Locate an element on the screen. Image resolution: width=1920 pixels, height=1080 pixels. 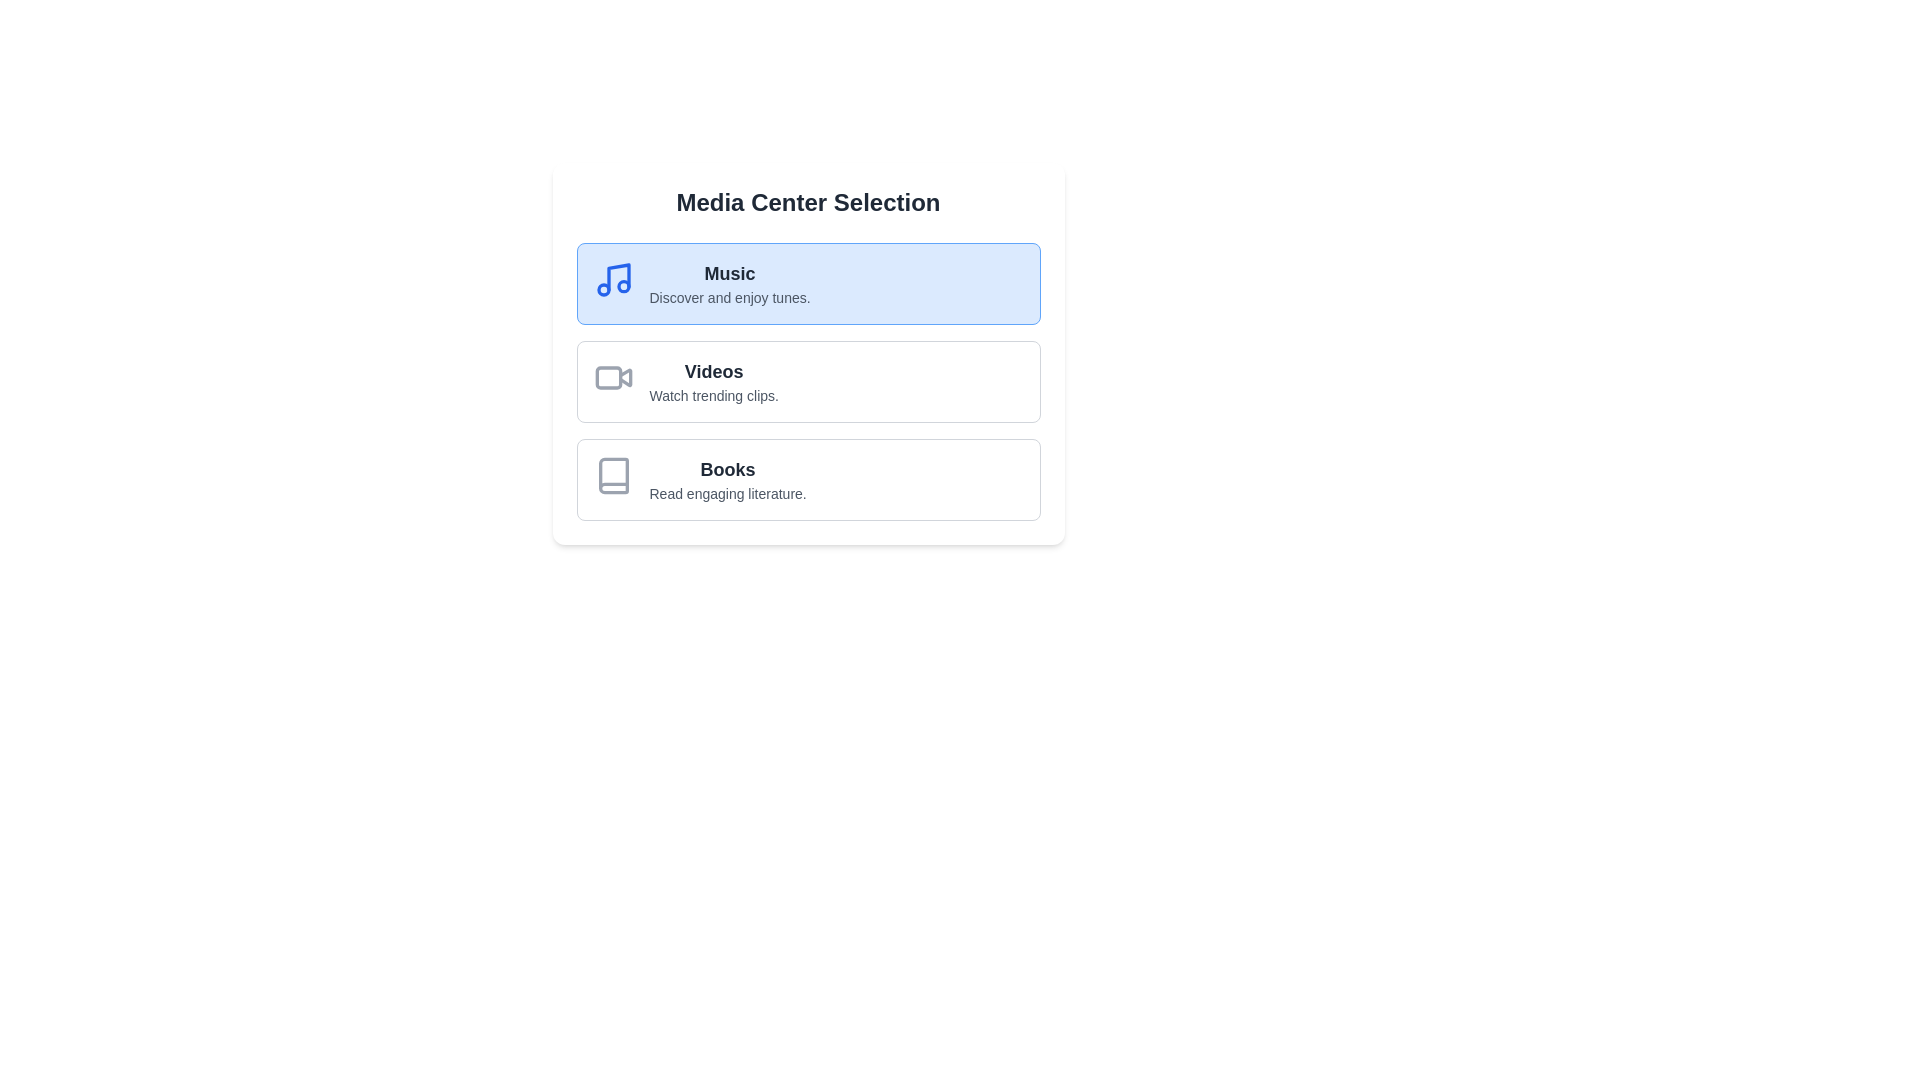
to select the 'Books' option from the selectable interactive list item, which is the last item in the Media Center Selection section, displaying the title 'Books' in bold and dark gray is located at coordinates (808, 479).